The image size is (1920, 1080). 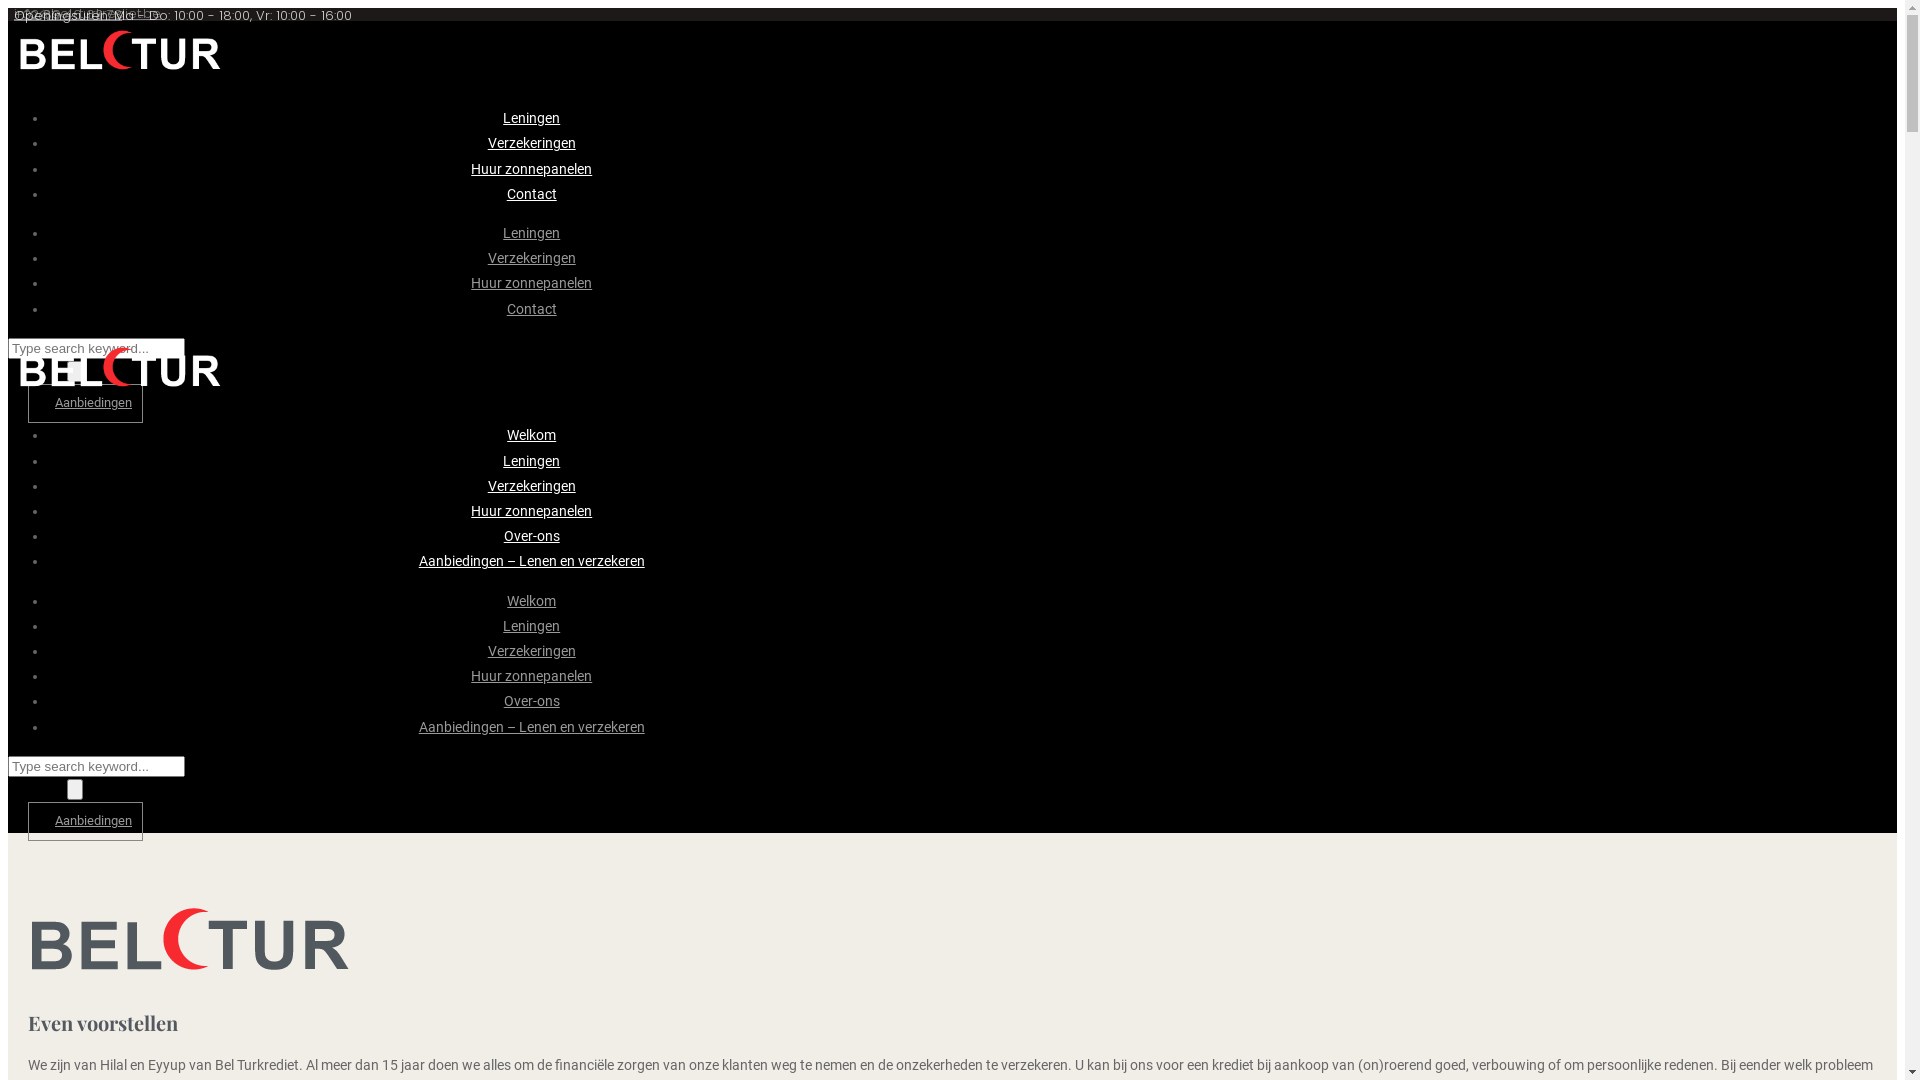 I want to click on 'Huur zonnepanelen', so click(x=531, y=675).